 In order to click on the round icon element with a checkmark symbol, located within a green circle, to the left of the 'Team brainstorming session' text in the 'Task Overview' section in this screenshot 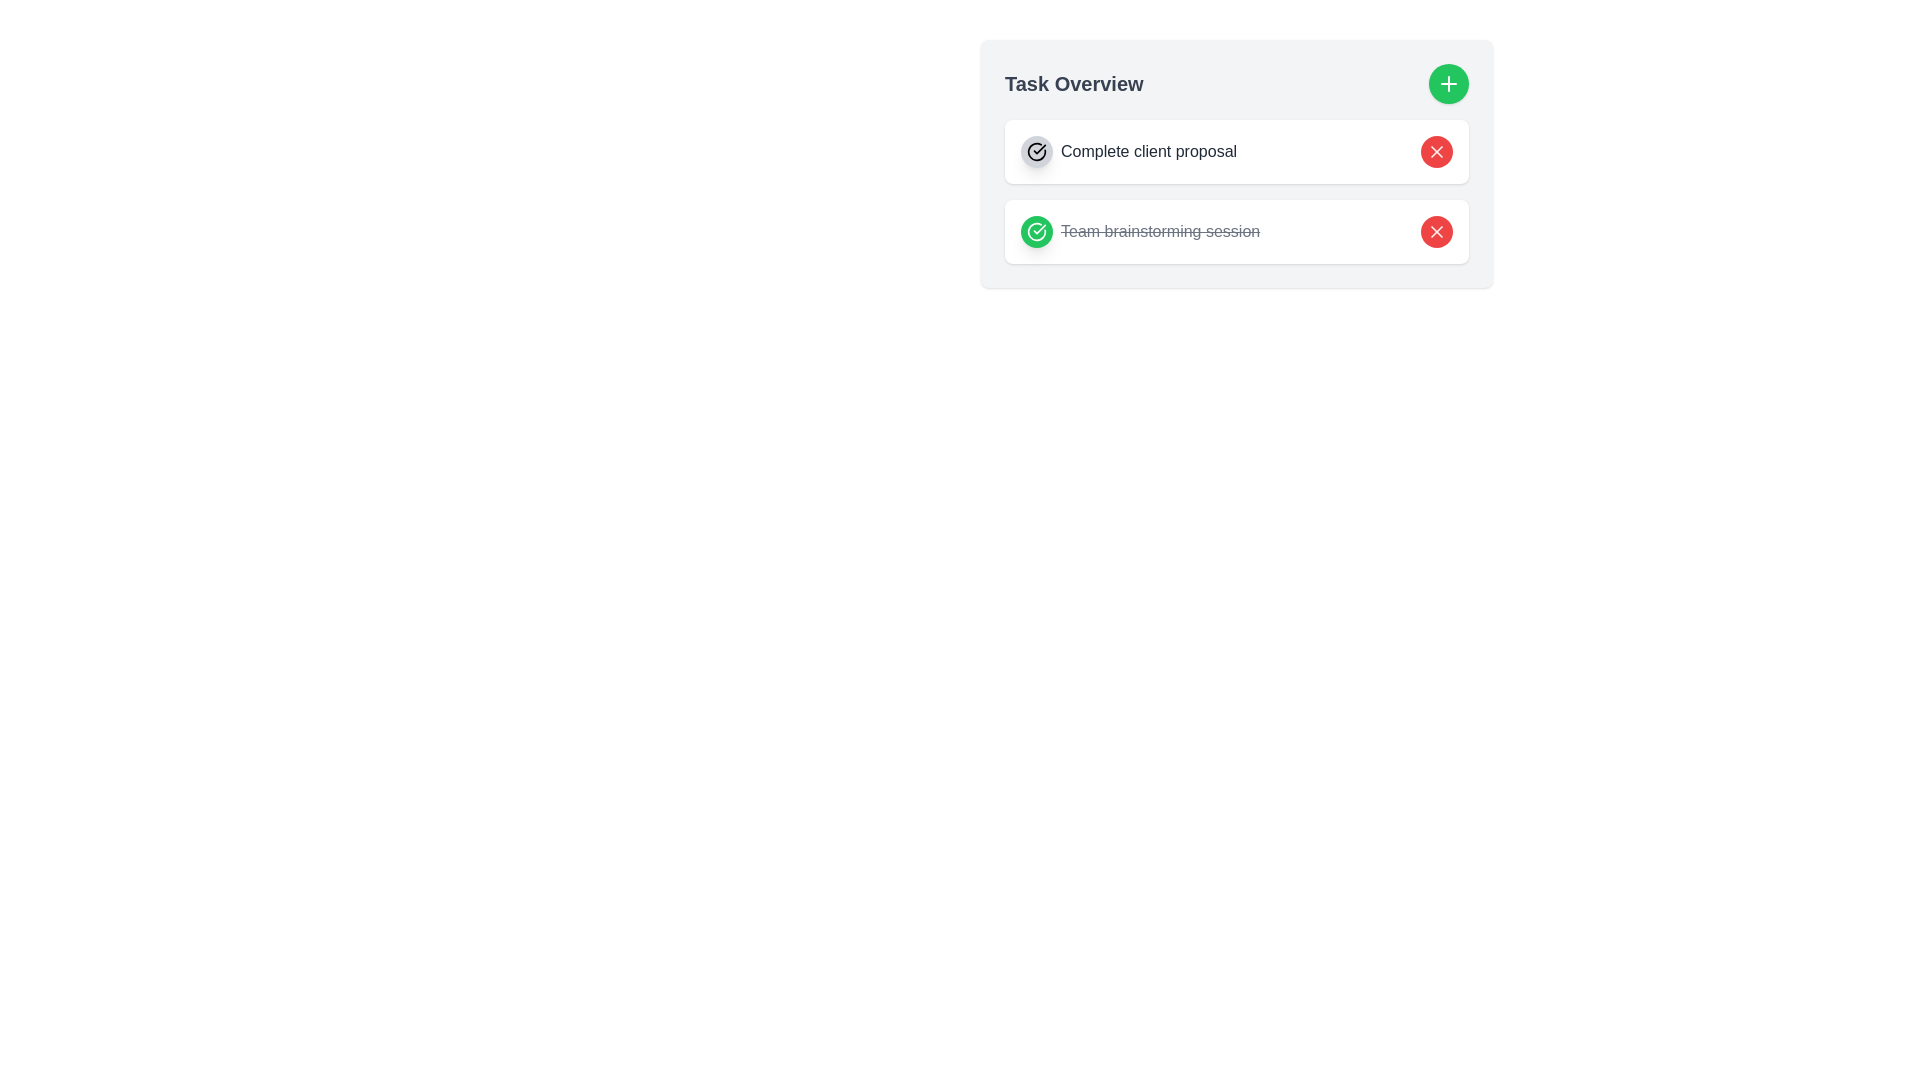, I will do `click(1036, 230)`.